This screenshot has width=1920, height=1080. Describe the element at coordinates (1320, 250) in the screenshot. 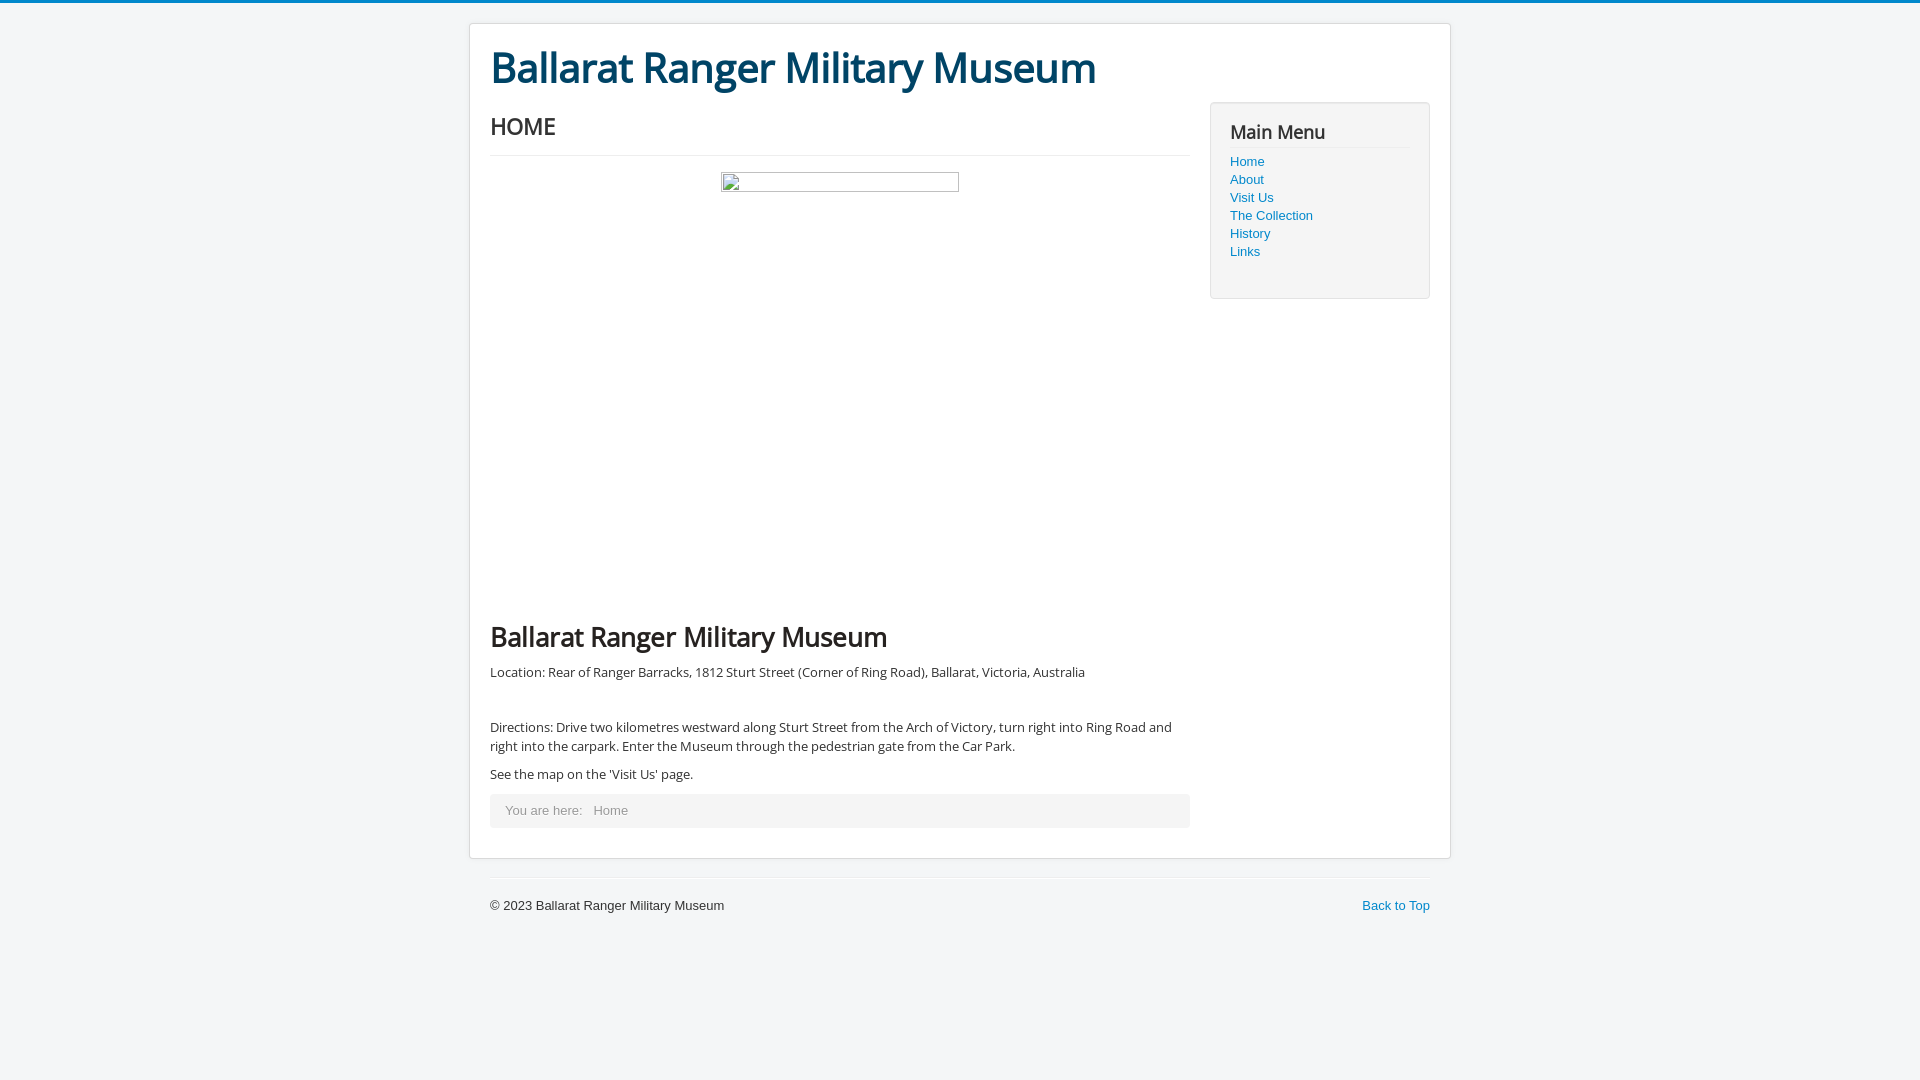

I see `'Links'` at that location.